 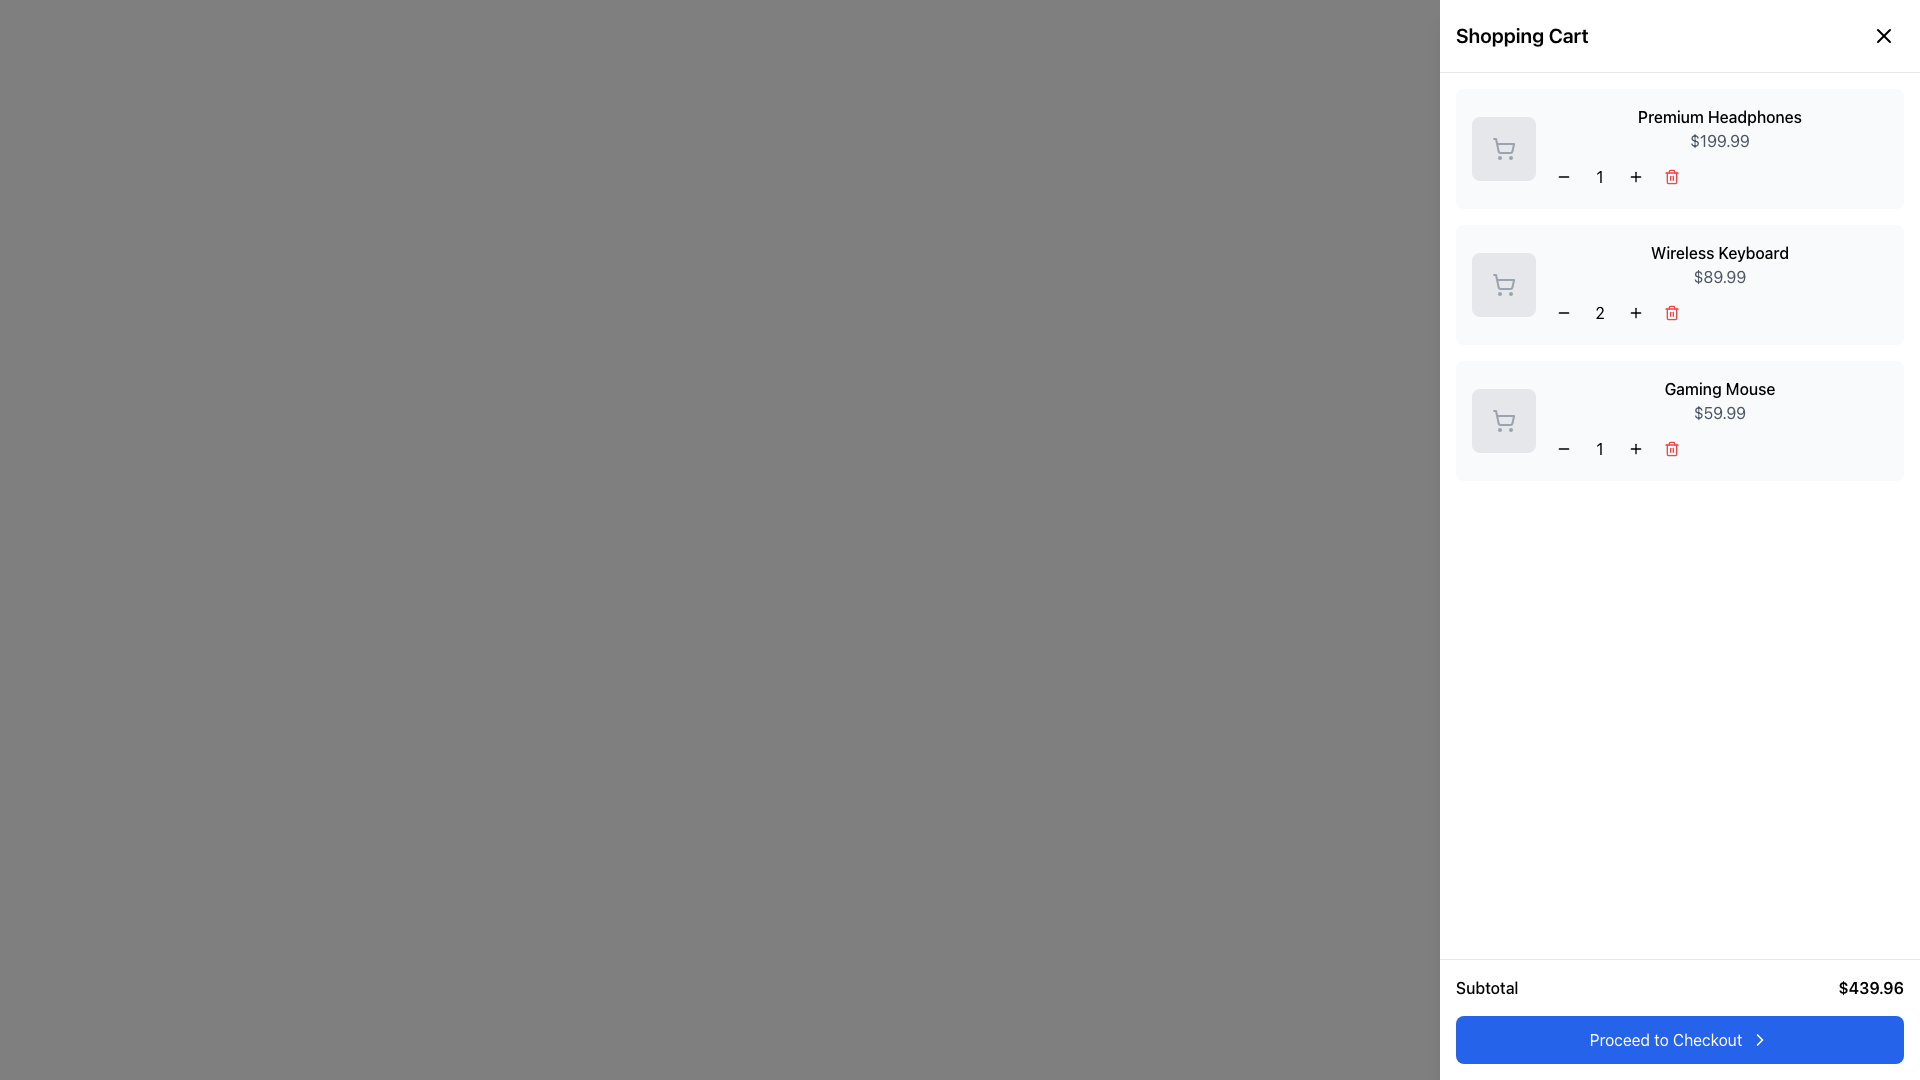 What do you see at coordinates (1718, 176) in the screenshot?
I see `the plus button of the Quantity control component for the 'Premium Headphones' in the Shopping Cart to increase the quantity` at bounding box center [1718, 176].